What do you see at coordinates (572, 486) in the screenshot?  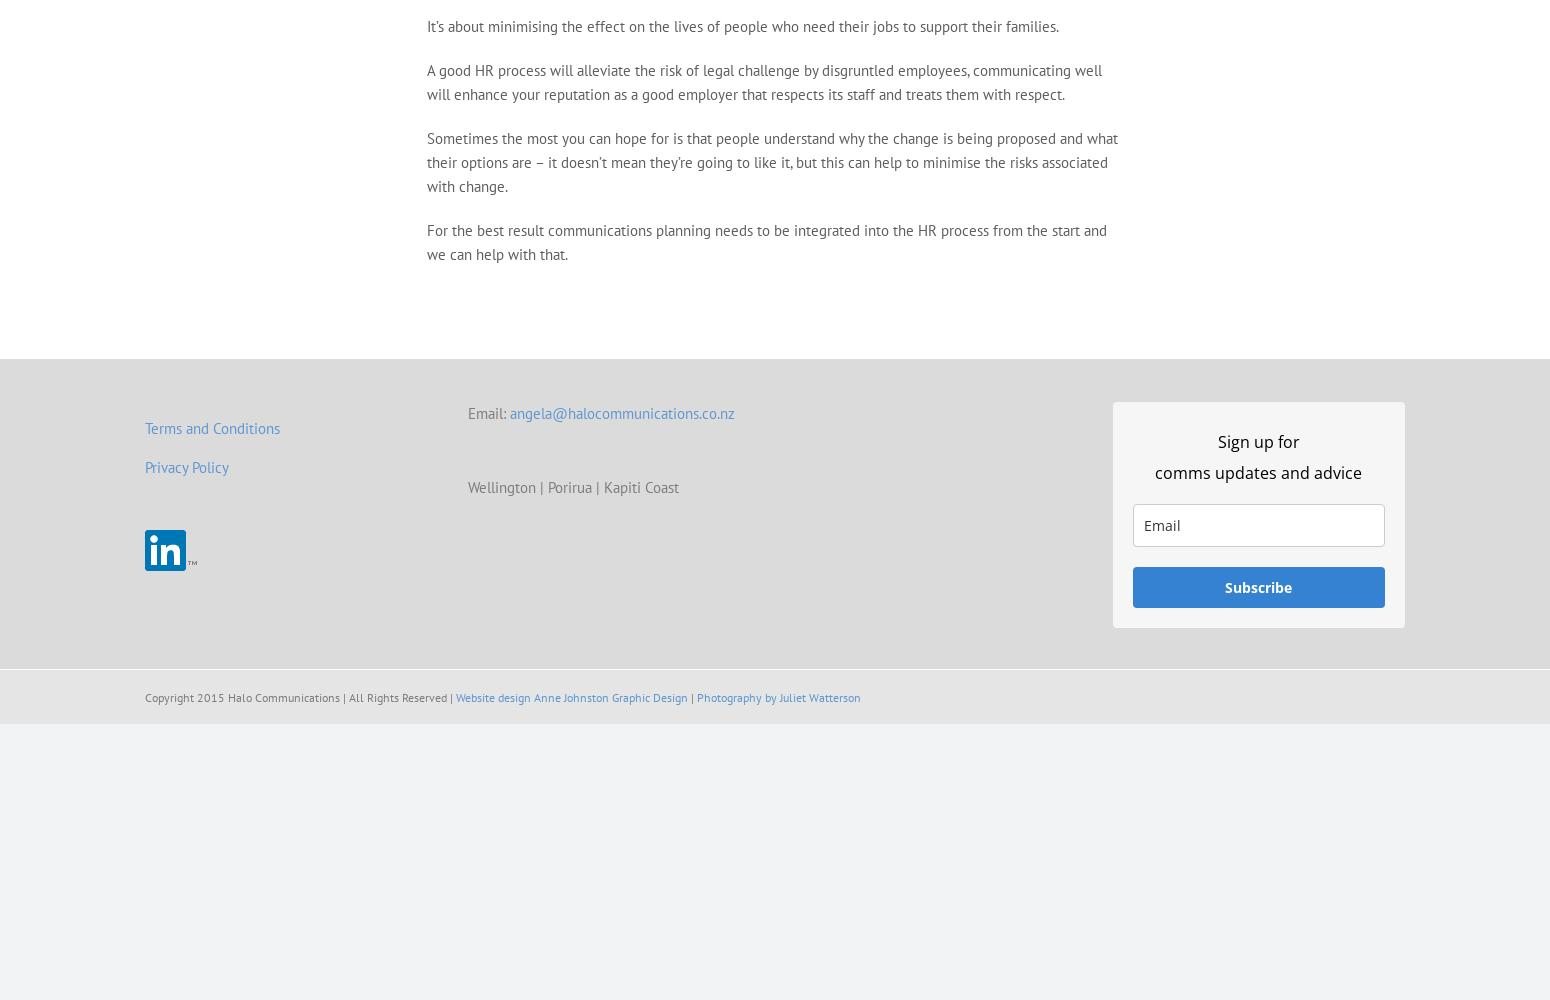 I see `'Wellington | Porirua | Kapiti Coast'` at bounding box center [572, 486].